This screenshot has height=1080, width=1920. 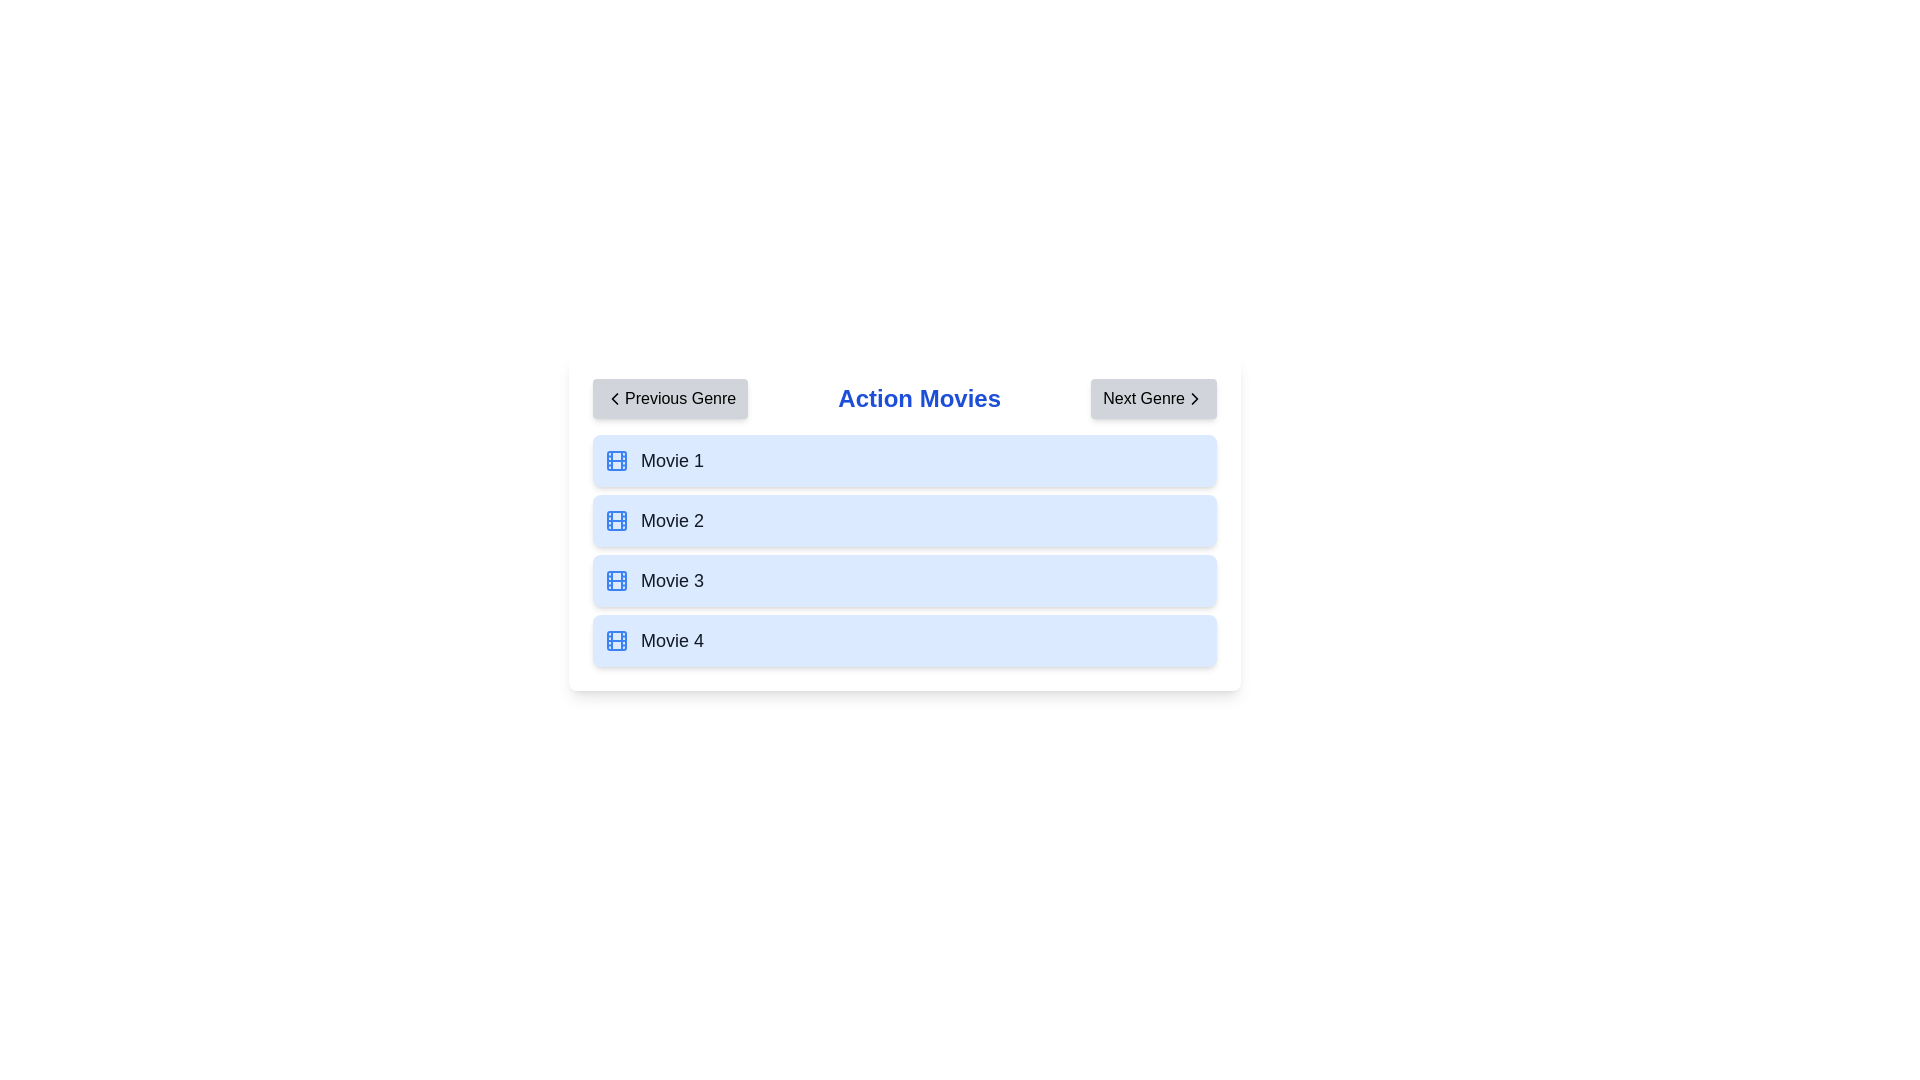 What do you see at coordinates (918, 398) in the screenshot?
I see `the bold, large-sized blue text saying 'Action Movies' which is centrally positioned in the navigation bar between 'Previous Genre' and 'Next Genre' buttons` at bounding box center [918, 398].